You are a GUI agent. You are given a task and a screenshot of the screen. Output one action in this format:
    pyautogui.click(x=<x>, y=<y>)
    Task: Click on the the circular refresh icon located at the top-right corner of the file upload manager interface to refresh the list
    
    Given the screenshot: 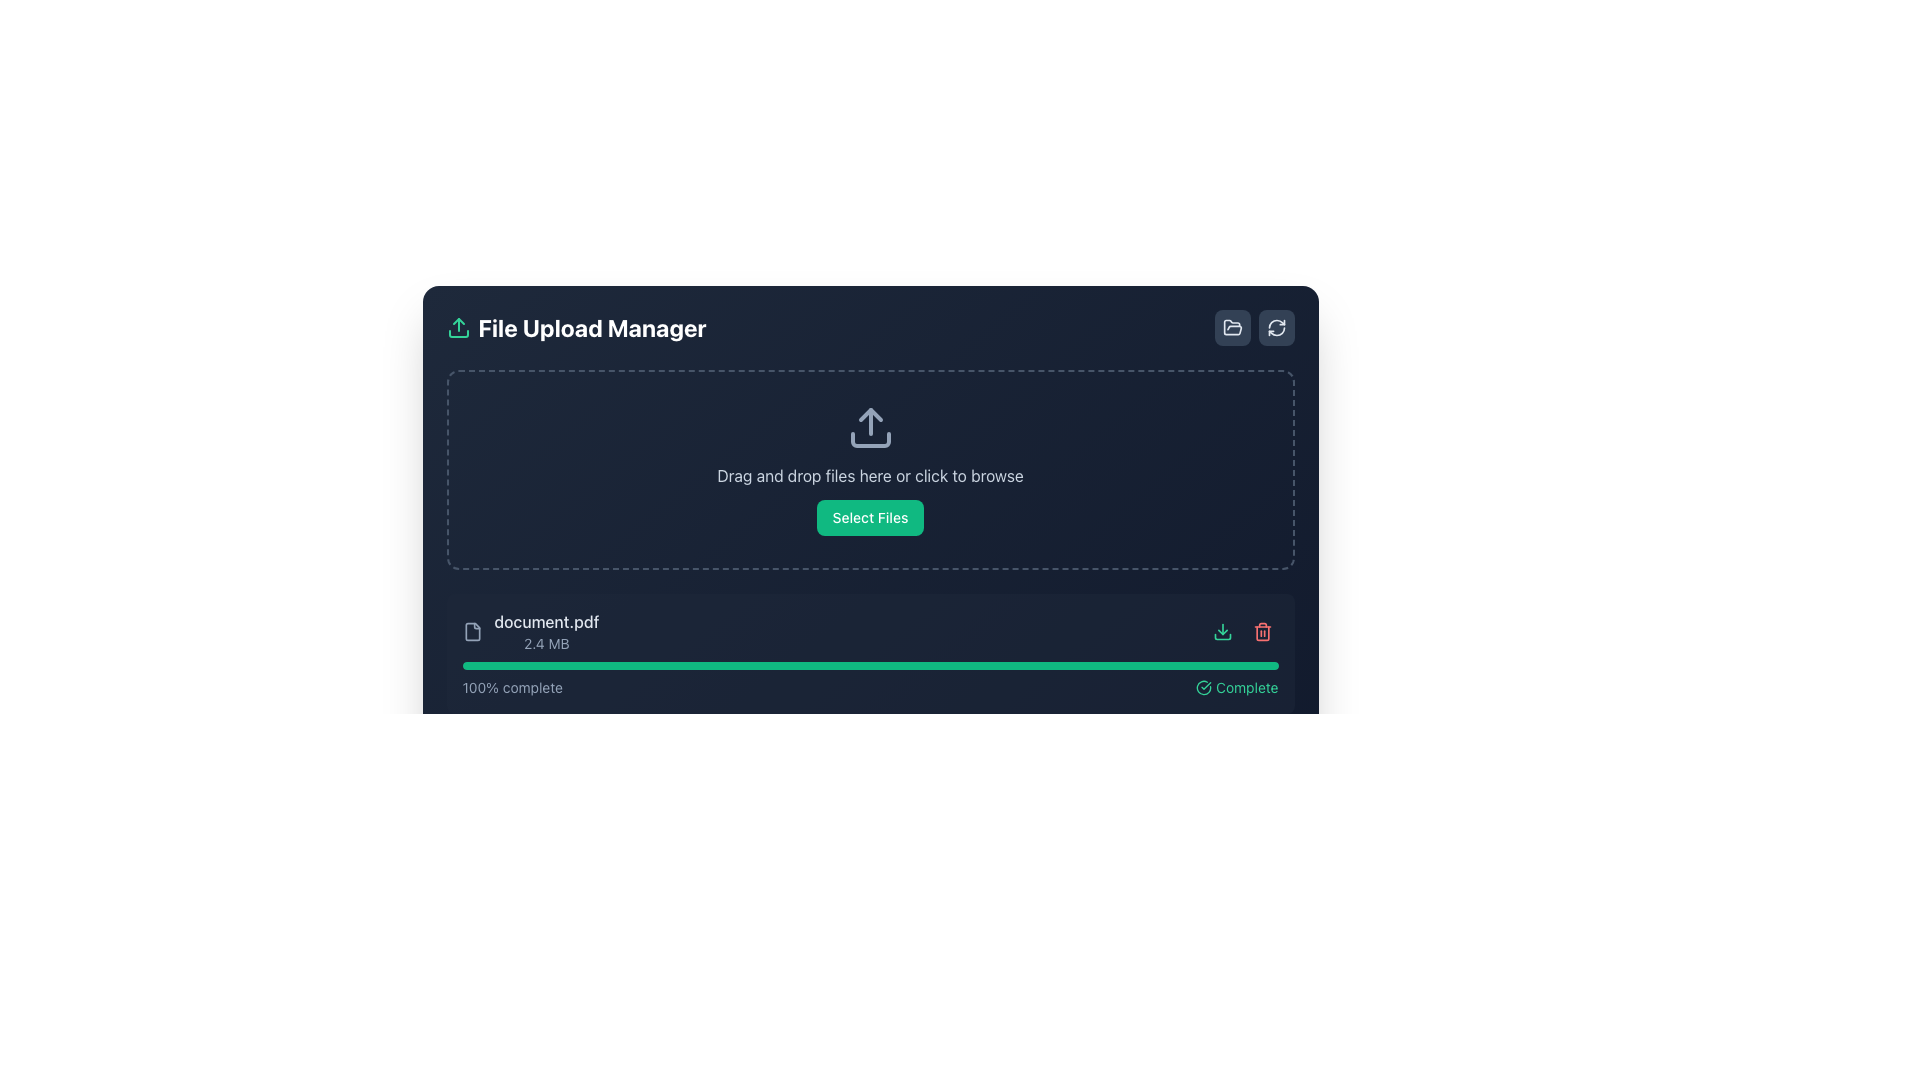 What is the action you would take?
    pyautogui.click(x=1275, y=326)
    